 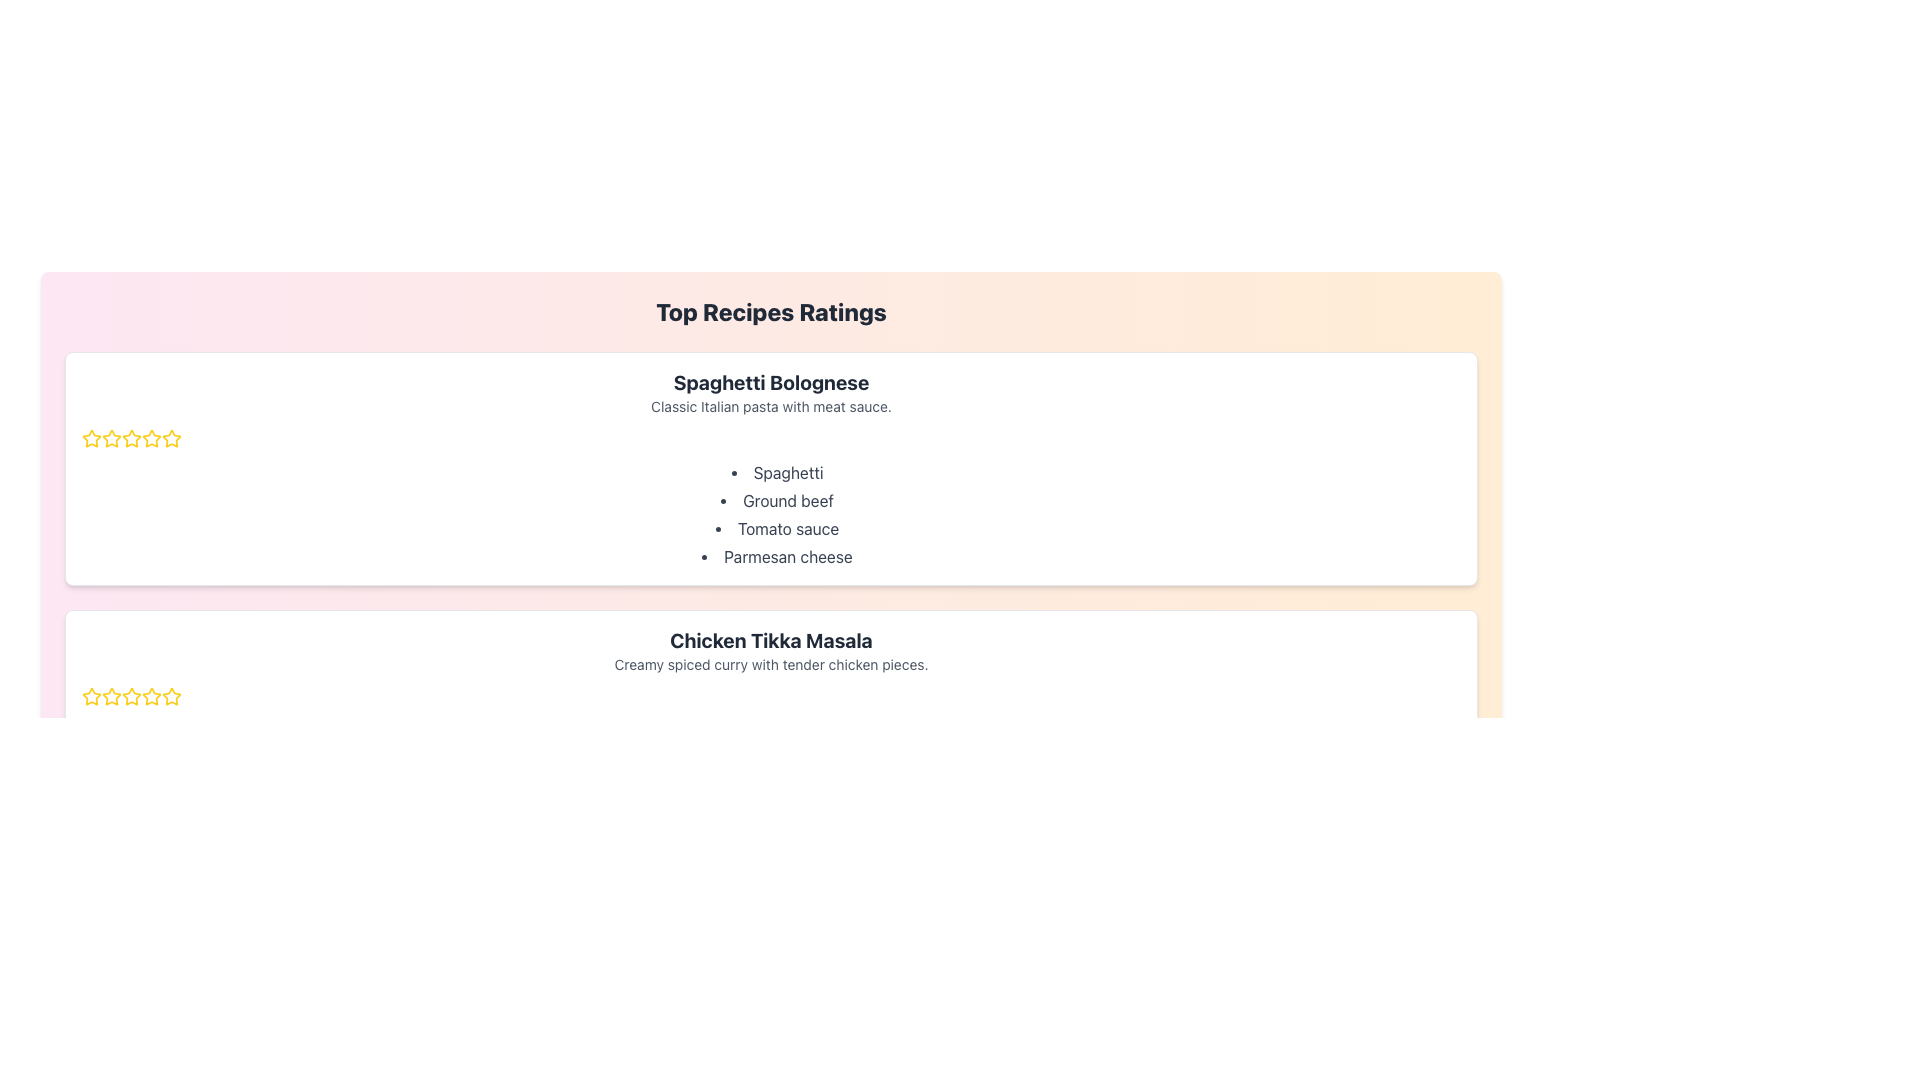 I want to click on the text item displaying 'Spaghetti' which is the first item in the bulleted list under the title 'Spaghetti Bolognese' in the 'Top Recipes Ratings' section, so click(x=776, y=473).